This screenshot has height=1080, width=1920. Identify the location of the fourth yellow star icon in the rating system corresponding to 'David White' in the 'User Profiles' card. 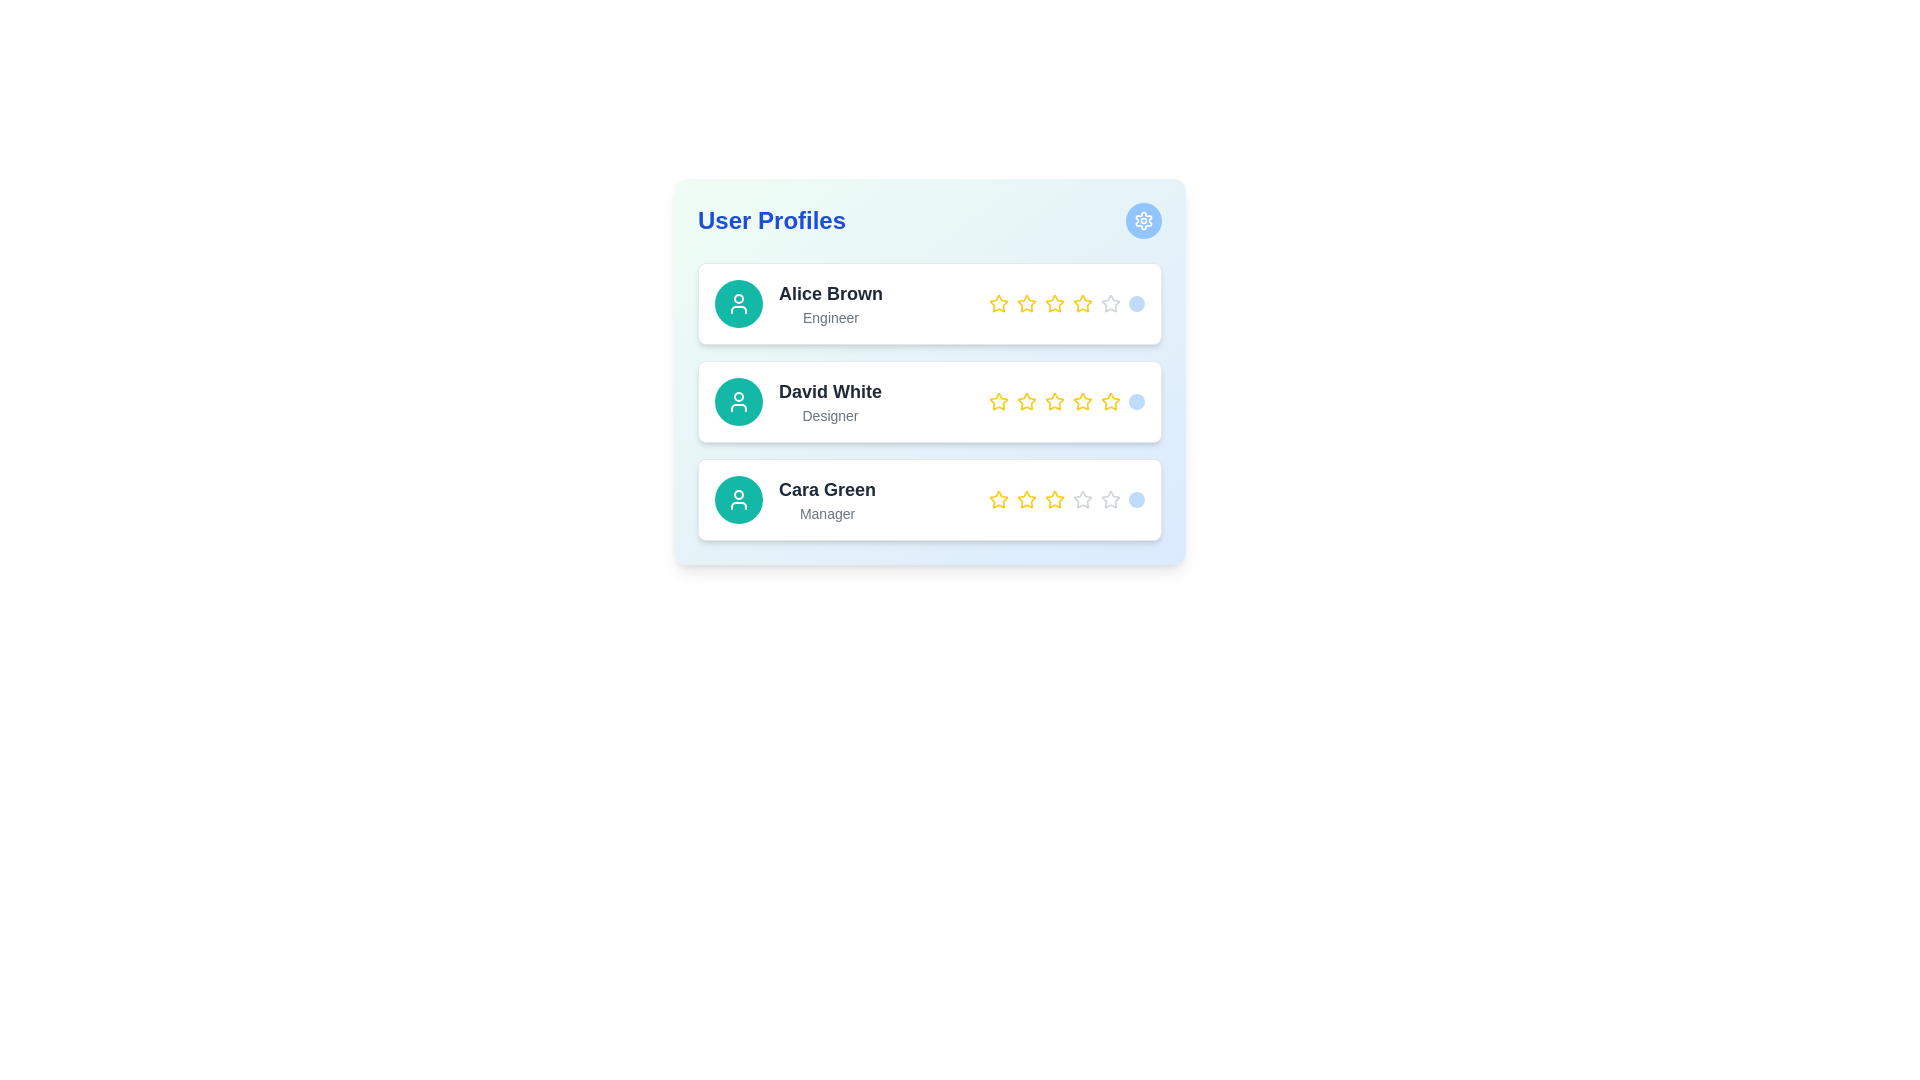
(1054, 401).